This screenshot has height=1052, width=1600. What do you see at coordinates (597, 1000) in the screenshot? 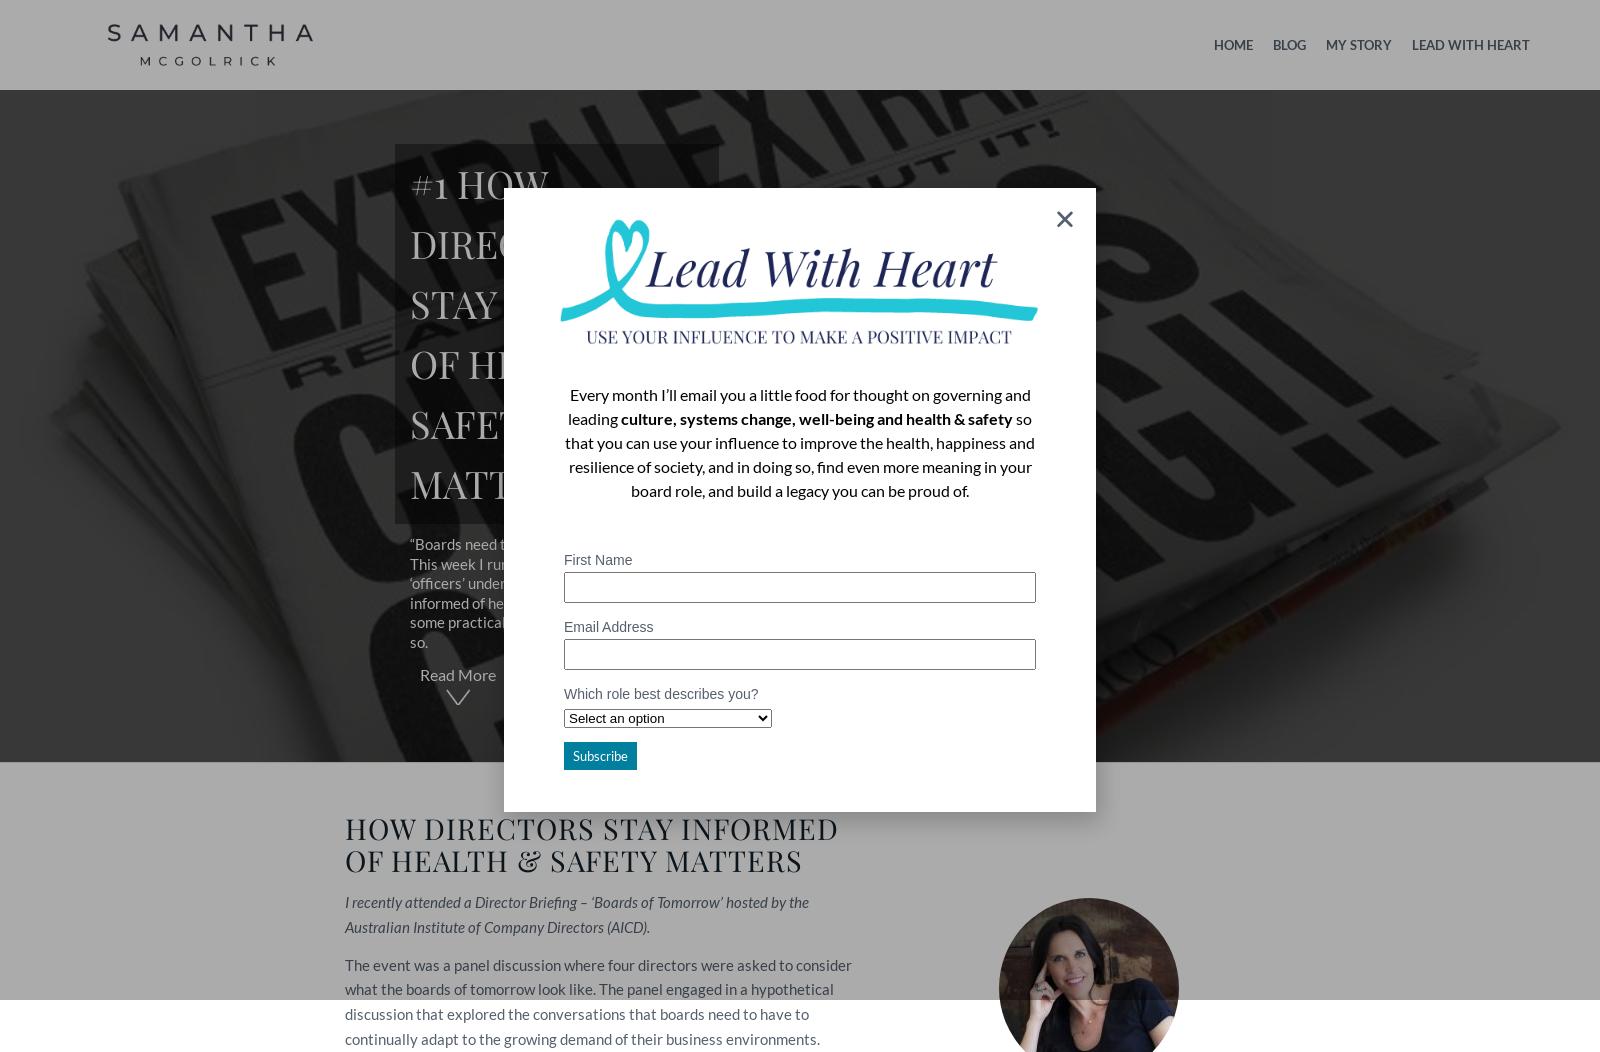
I see `'The event was a panel discussion where four directors were asked to consider what the boards of tomorrow look like. The panel engaged in a hypothetical discussion that explored the conversations that boards need to have to continually adapt to the growing demand of their business environments.'` at bounding box center [597, 1000].